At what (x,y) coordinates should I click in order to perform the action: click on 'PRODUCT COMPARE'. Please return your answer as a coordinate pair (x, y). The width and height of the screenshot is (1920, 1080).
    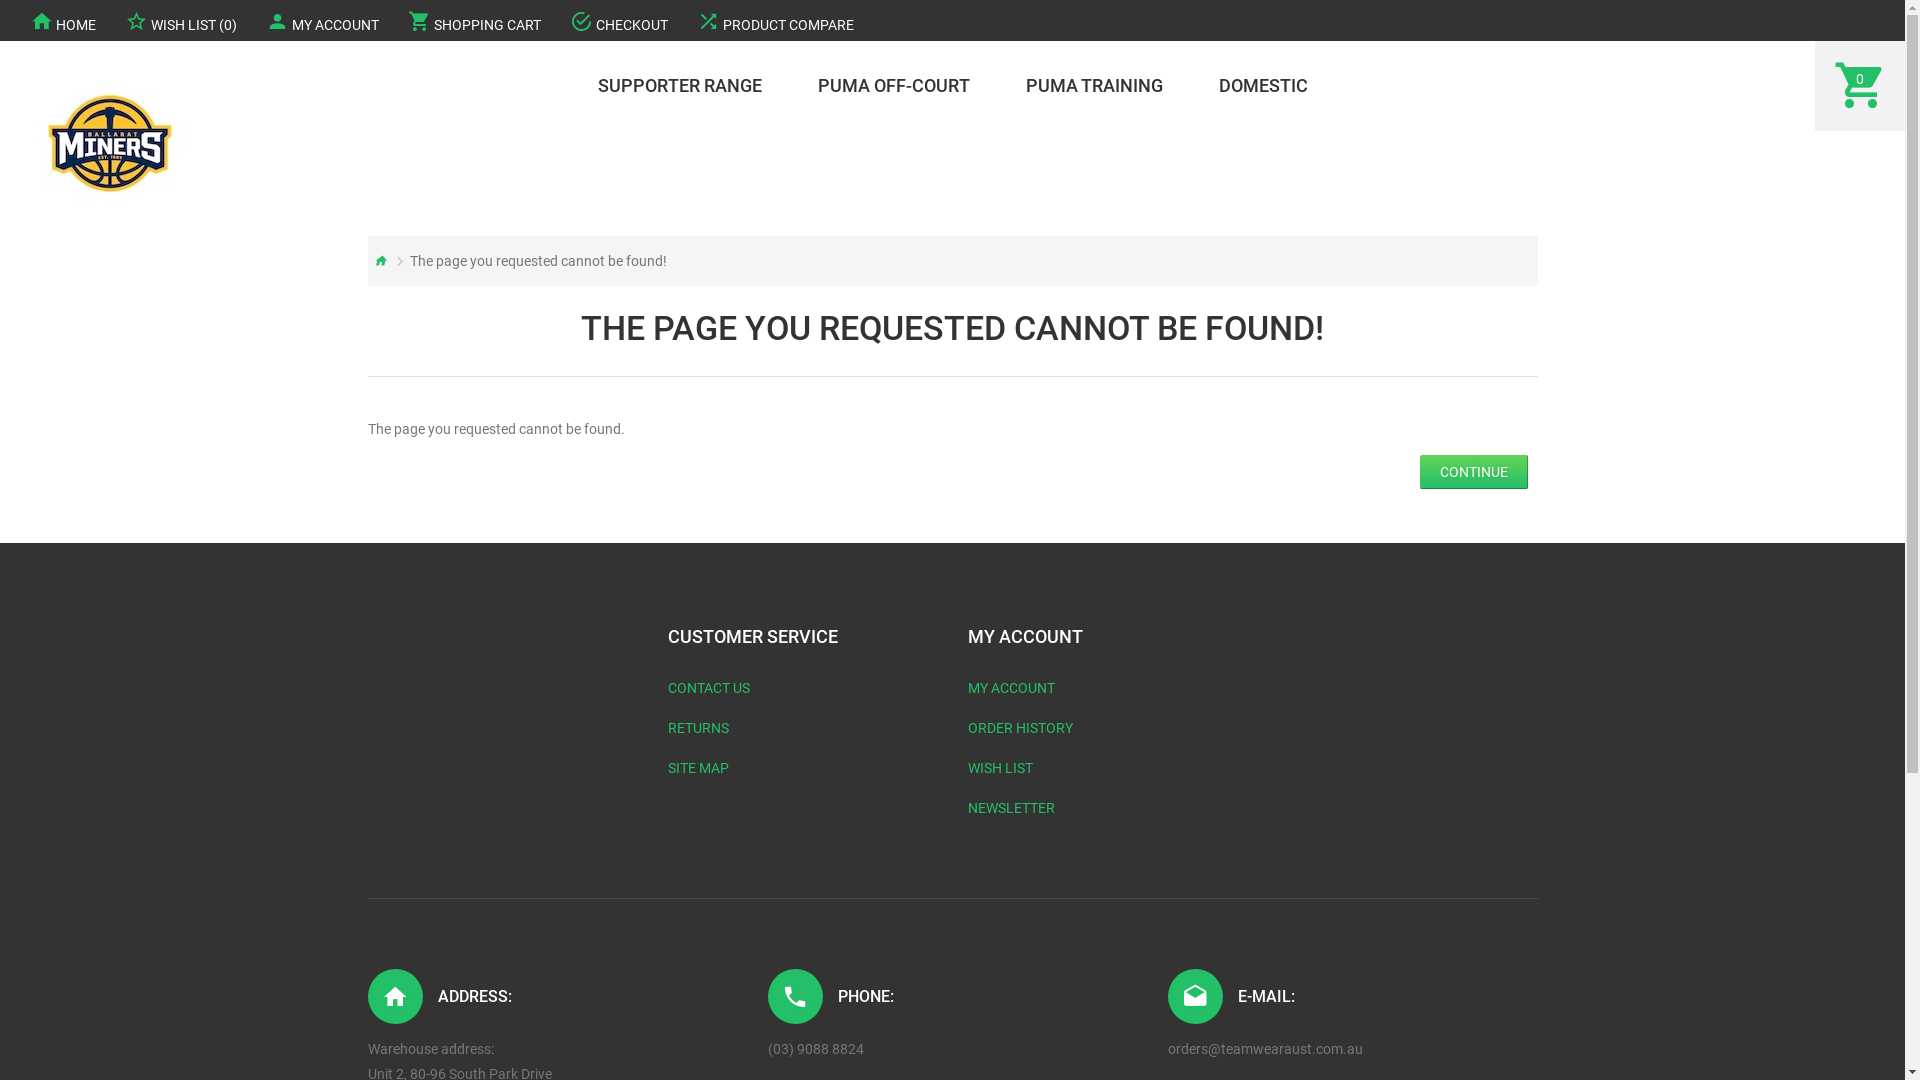
    Looking at the image, I should click on (774, 20).